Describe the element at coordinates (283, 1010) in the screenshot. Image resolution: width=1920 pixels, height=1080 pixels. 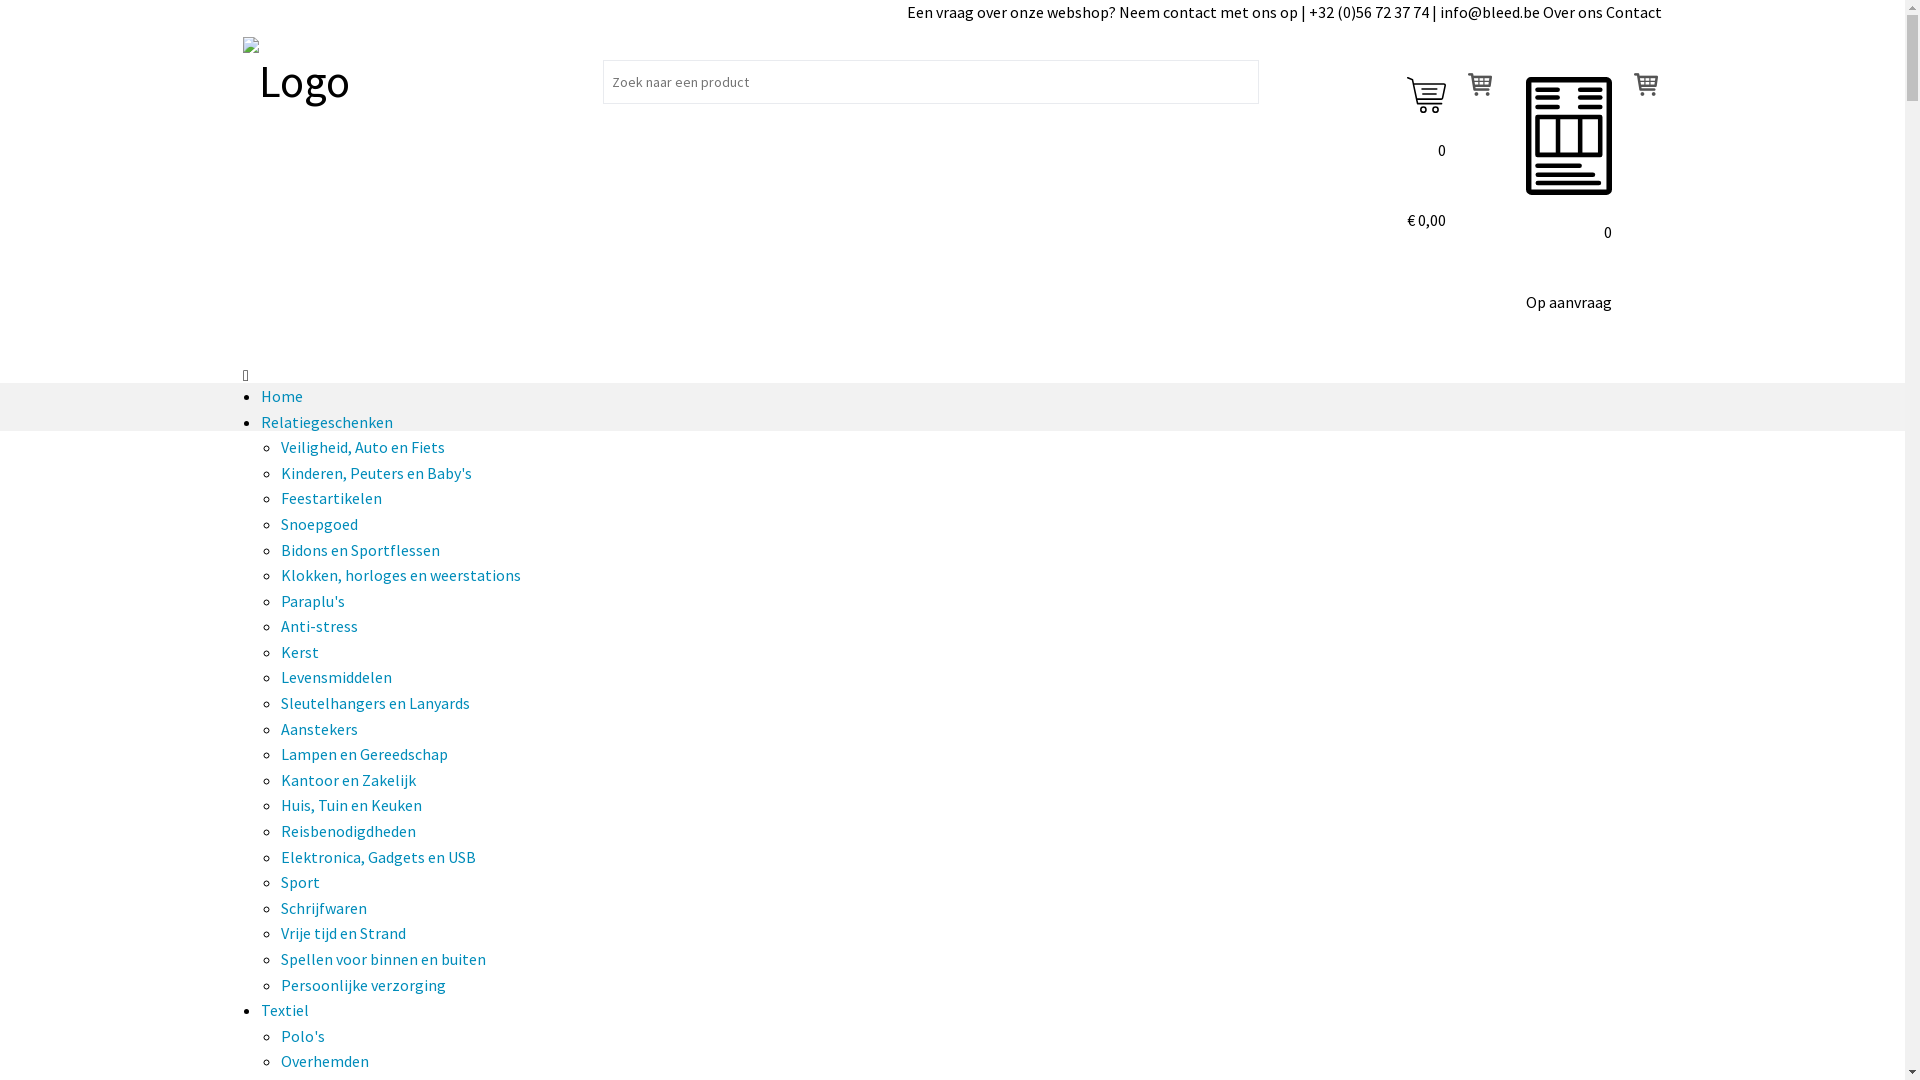
I see `'Textiel'` at that location.